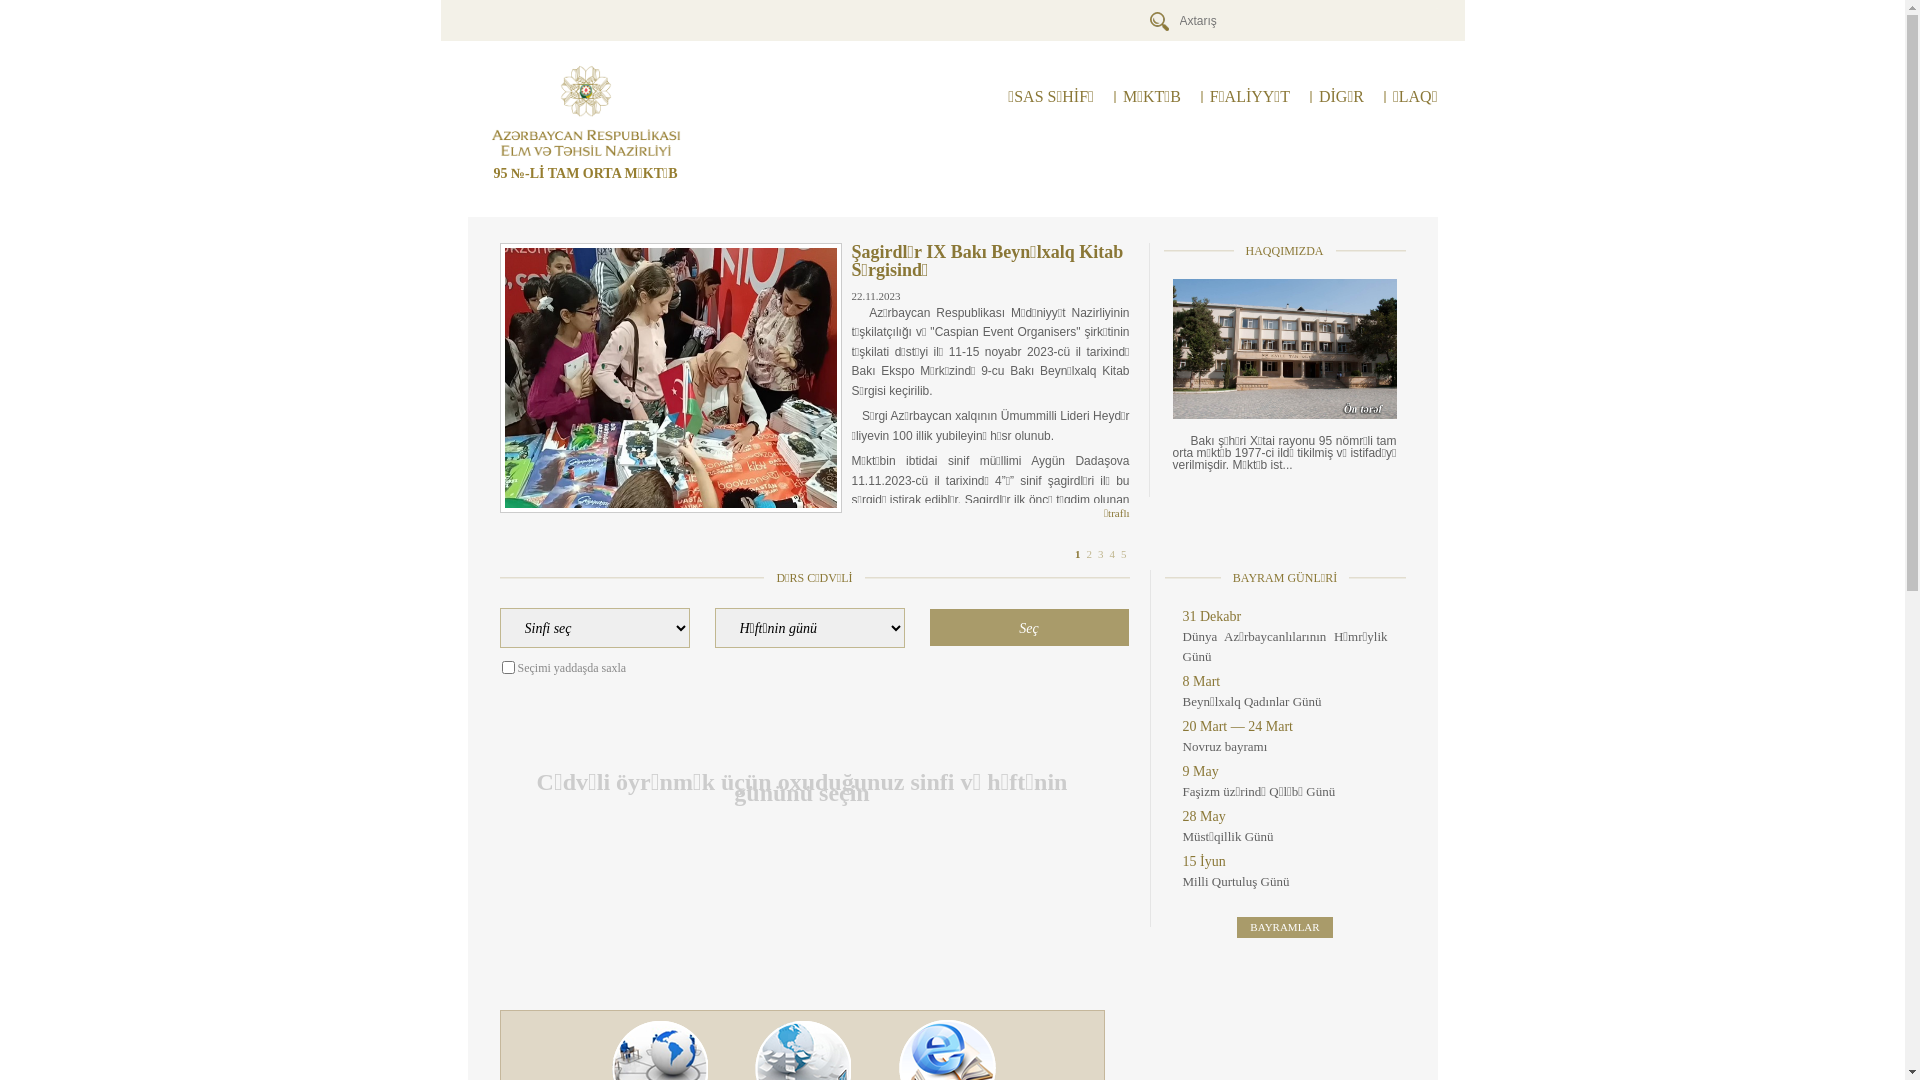 This screenshot has height=1080, width=1920. What do you see at coordinates (1097, 554) in the screenshot?
I see `'3'` at bounding box center [1097, 554].